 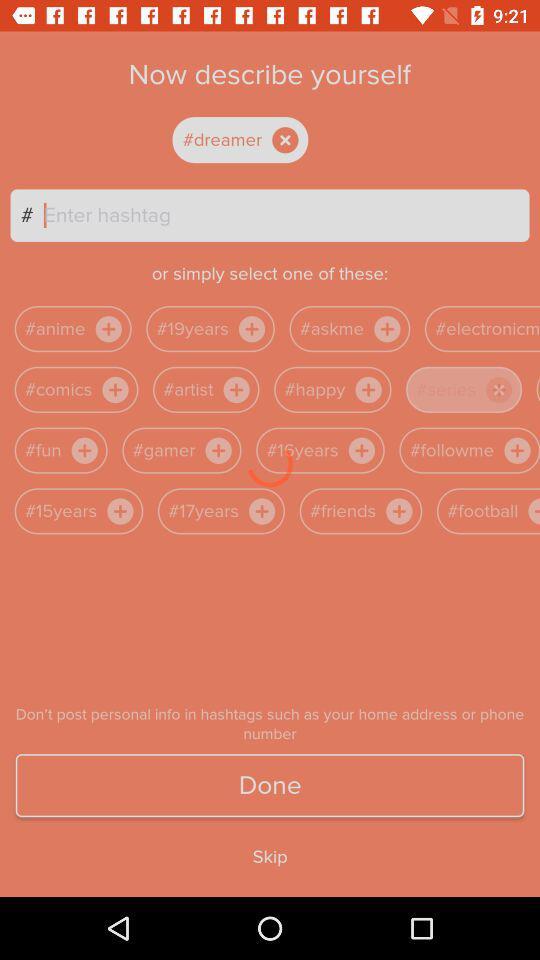 I want to click on hashtag textbox, so click(x=285, y=215).